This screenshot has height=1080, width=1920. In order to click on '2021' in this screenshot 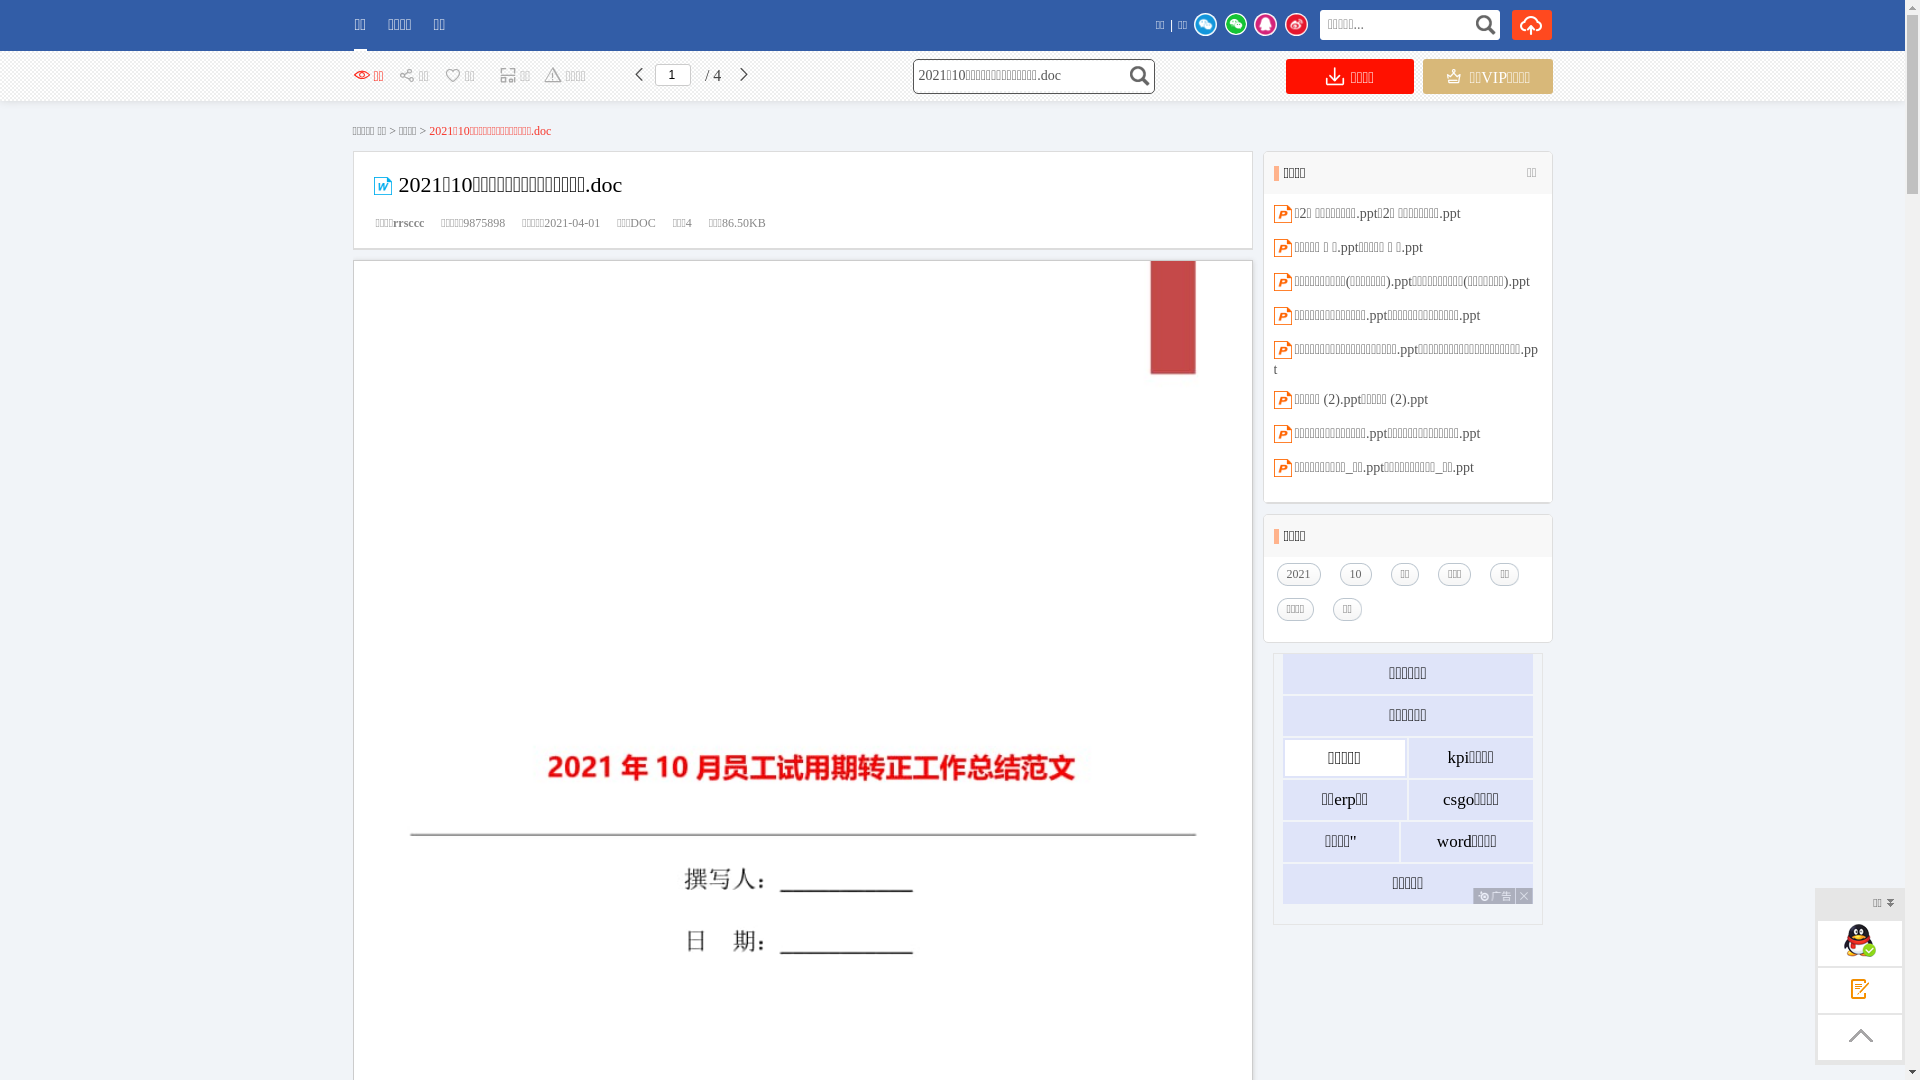, I will do `click(1302, 574)`.